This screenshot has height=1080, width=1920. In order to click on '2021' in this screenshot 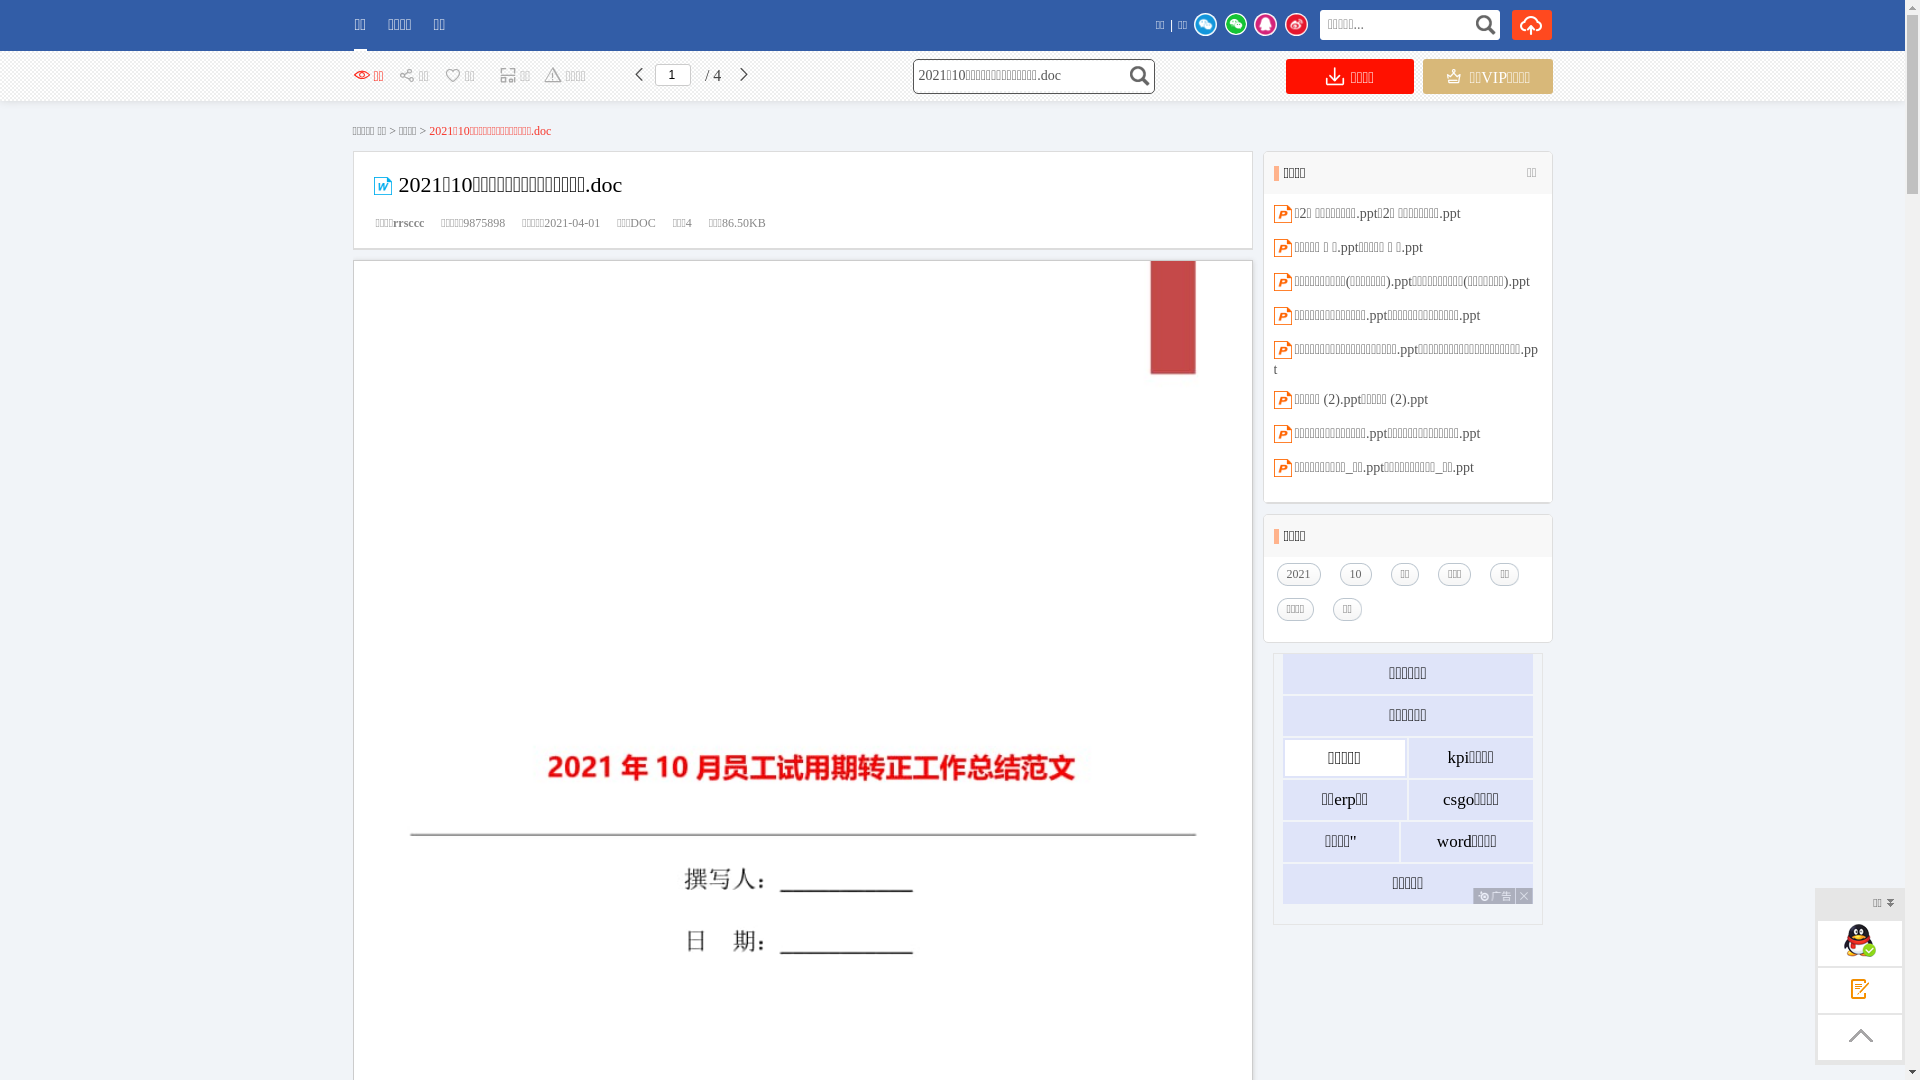, I will do `click(1302, 574)`.